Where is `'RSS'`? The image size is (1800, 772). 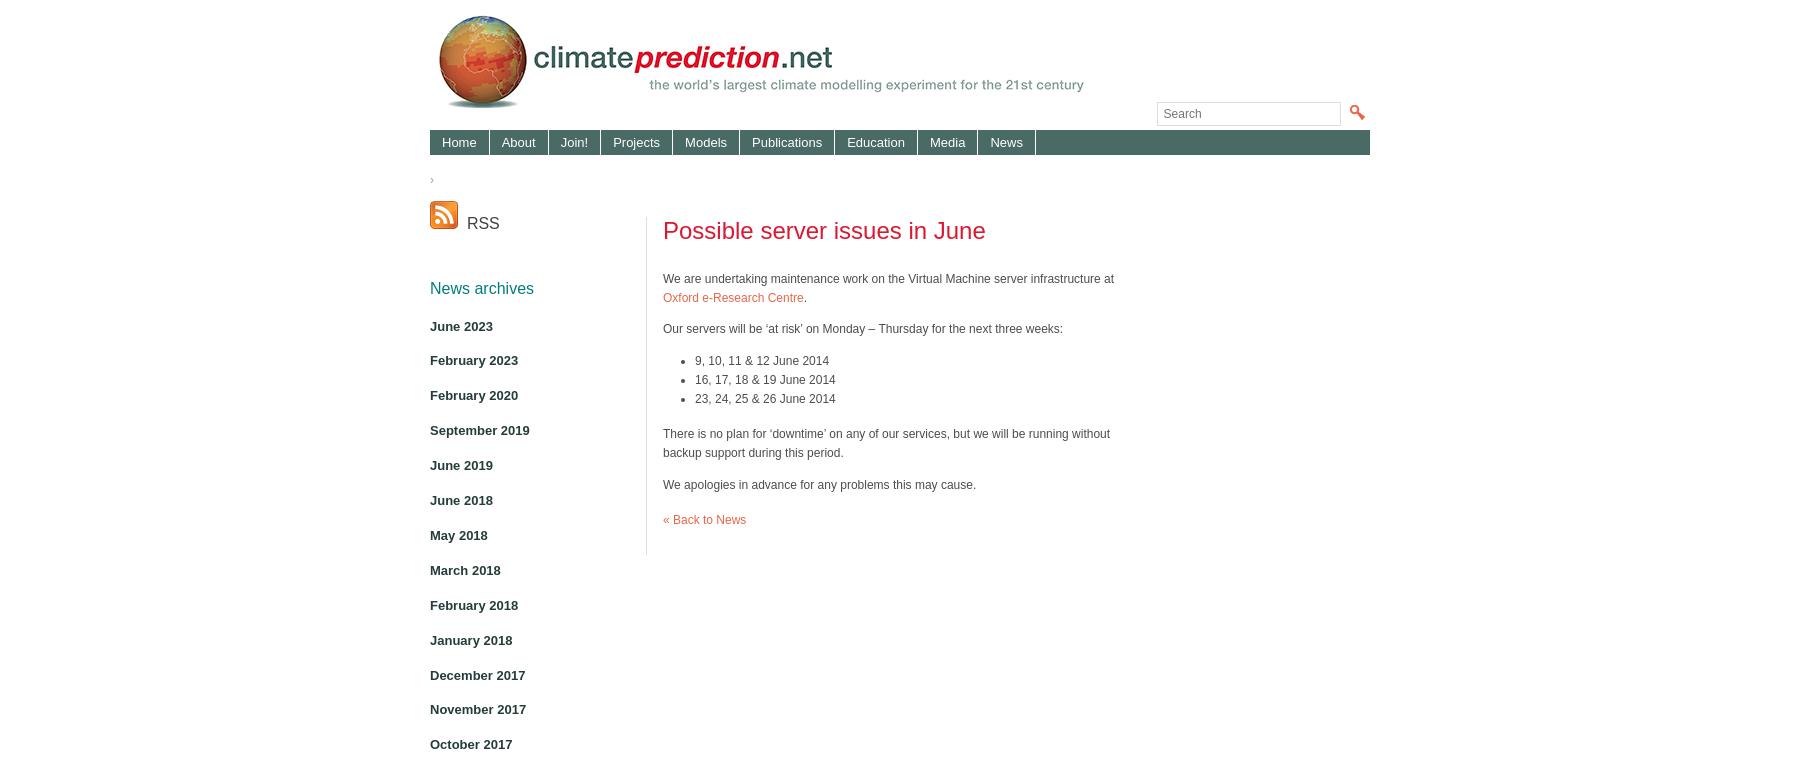 'RSS' is located at coordinates (456, 223).